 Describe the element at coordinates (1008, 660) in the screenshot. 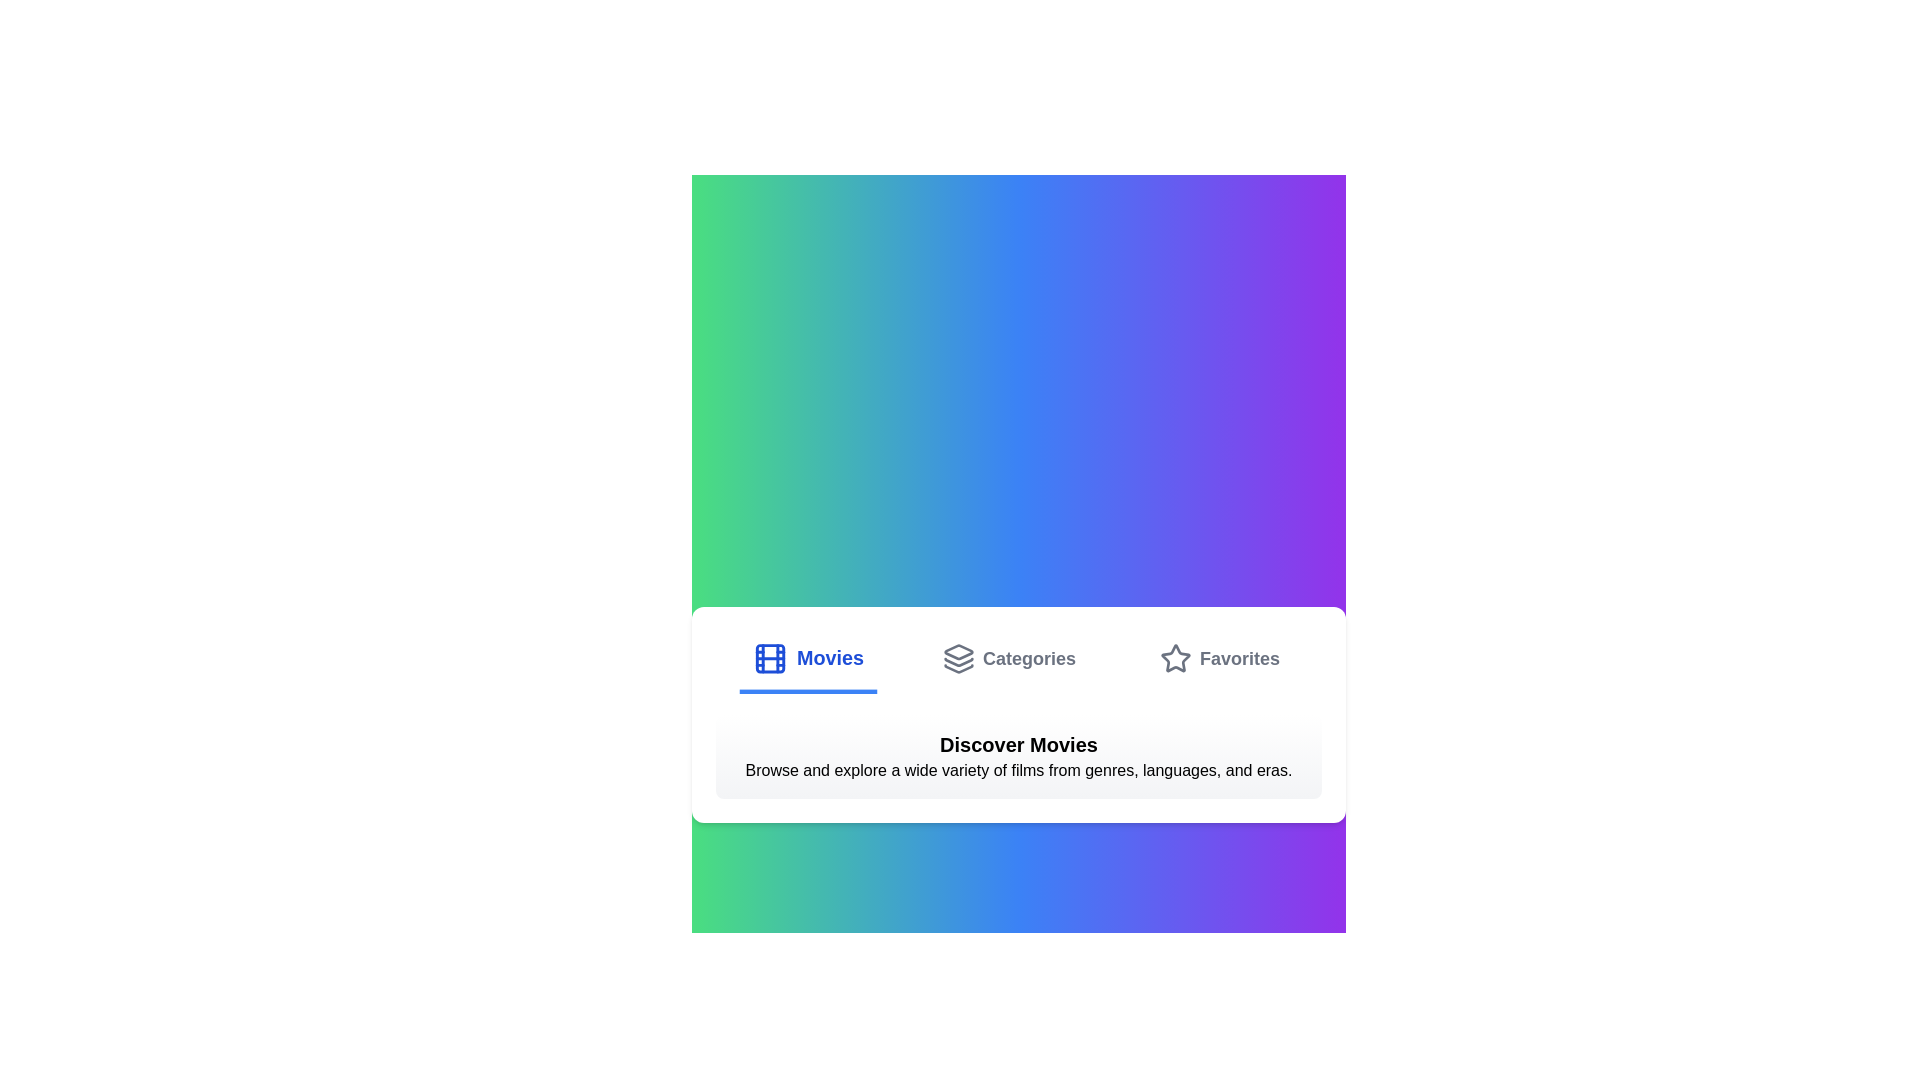

I see `the Categories tab` at that location.